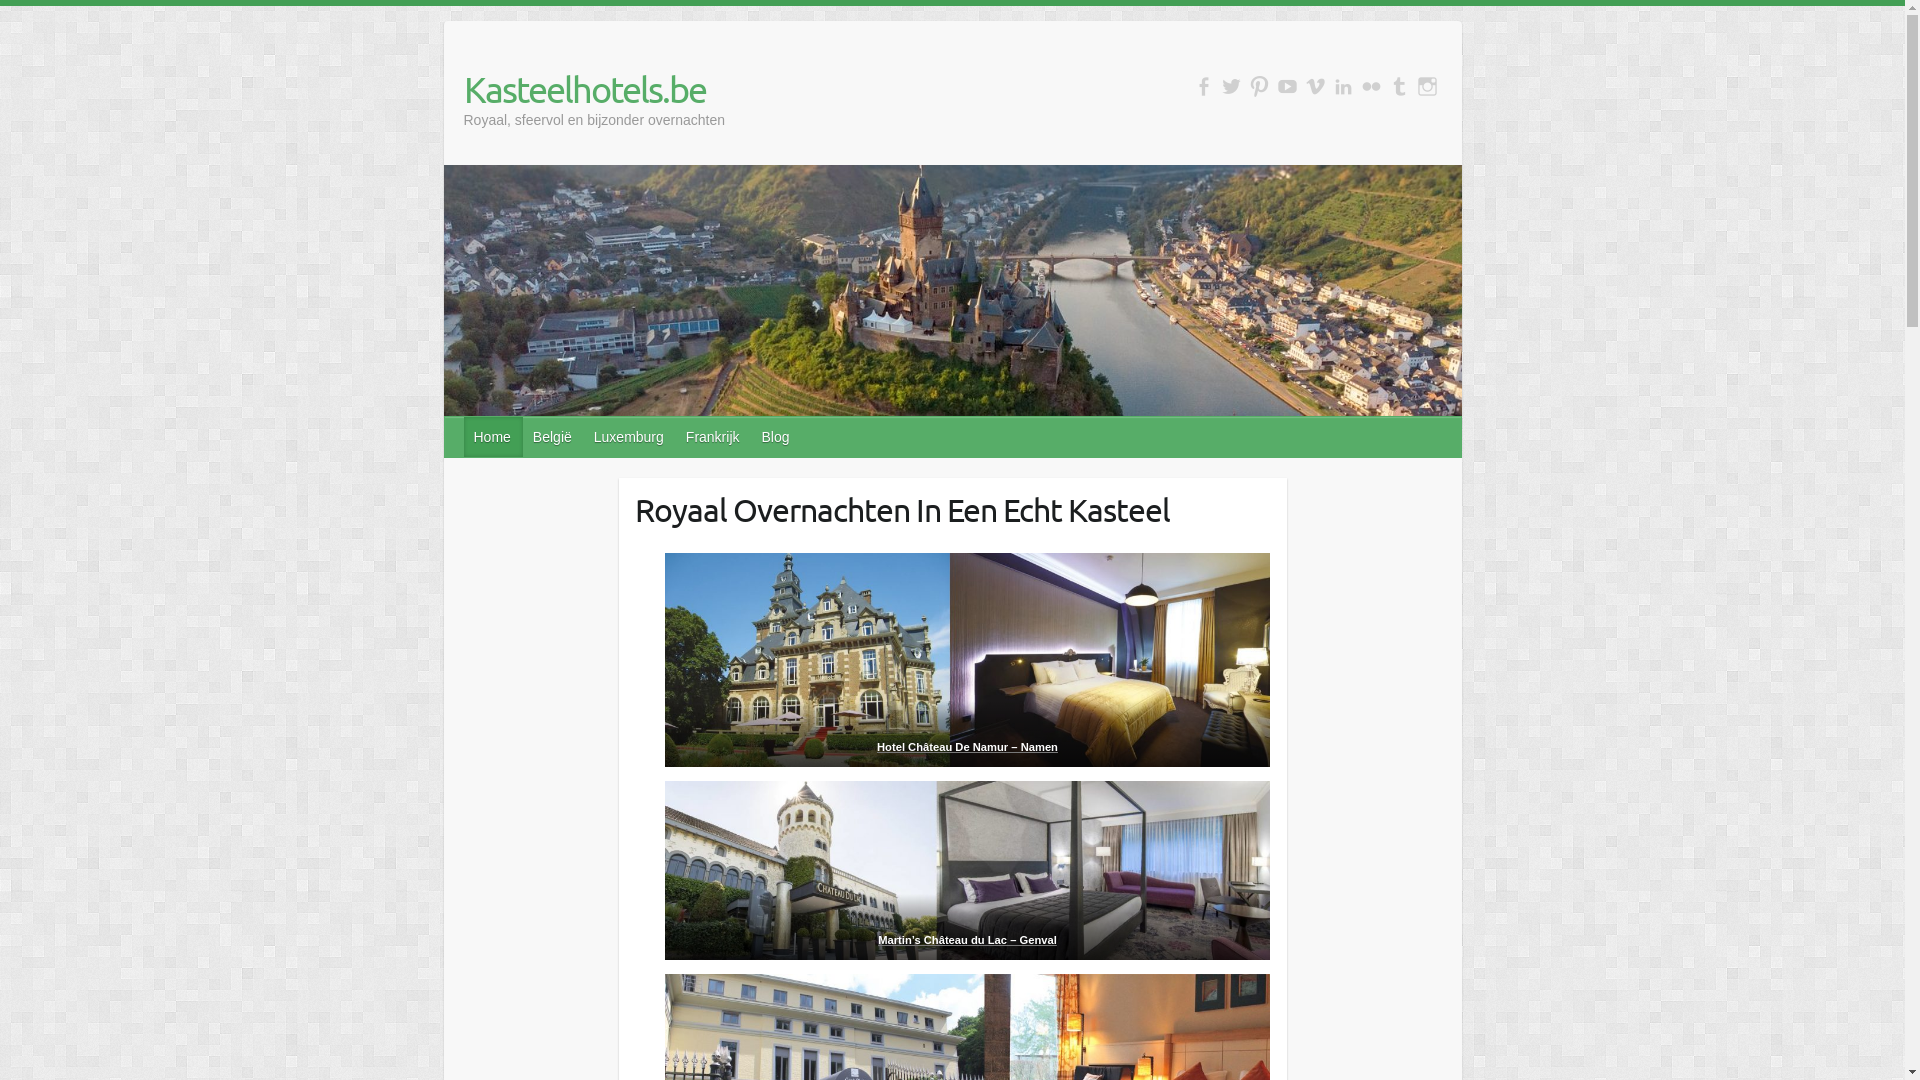 The height and width of the screenshot is (1080, 1920). What do you see at coordinates (1343, 85) in the screenshot?
I see `'Kasteelhotels.be op LinkedIn'` at bounding box center [1343, 85].